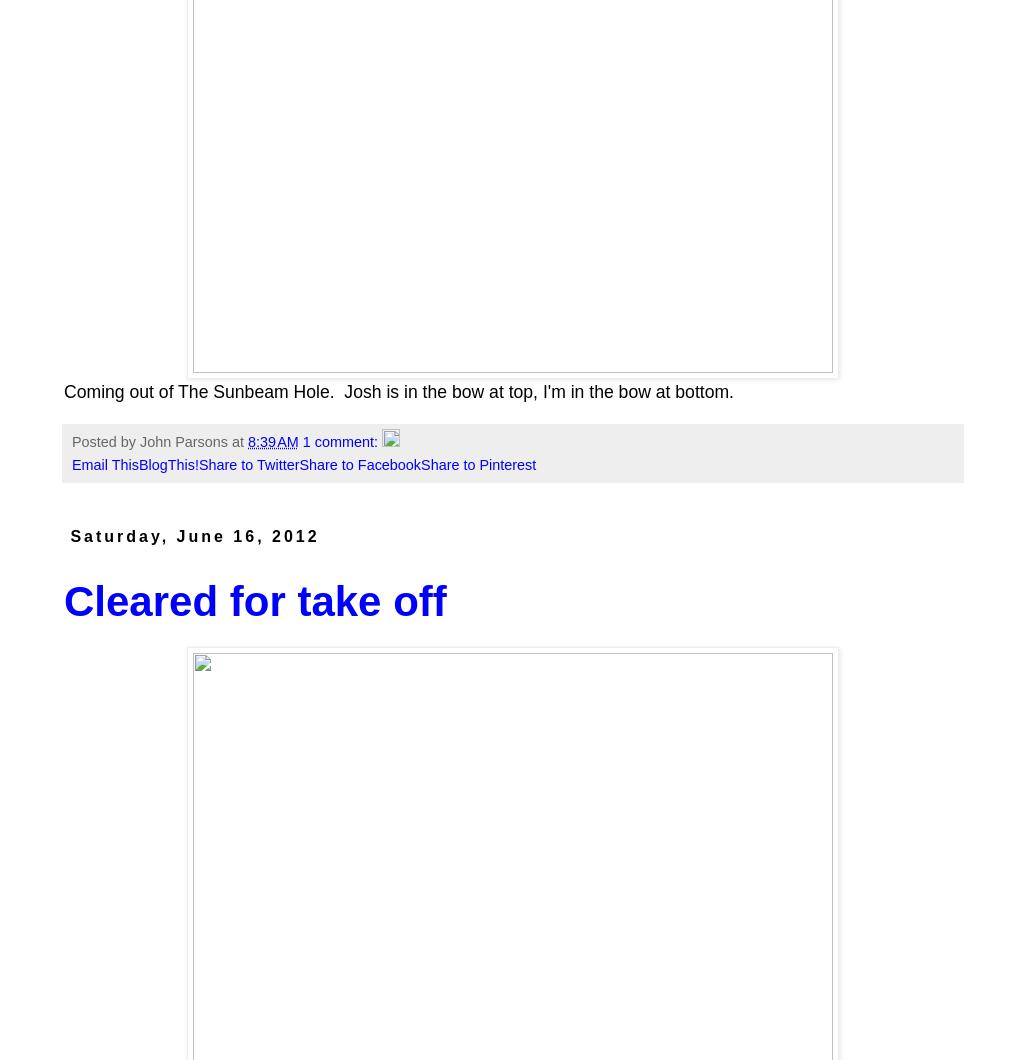  What do you see at coordinates (194, 536) in the screenshot?
I see `'Saturday, June 16, 2012'` at bounding box center [194, 536].